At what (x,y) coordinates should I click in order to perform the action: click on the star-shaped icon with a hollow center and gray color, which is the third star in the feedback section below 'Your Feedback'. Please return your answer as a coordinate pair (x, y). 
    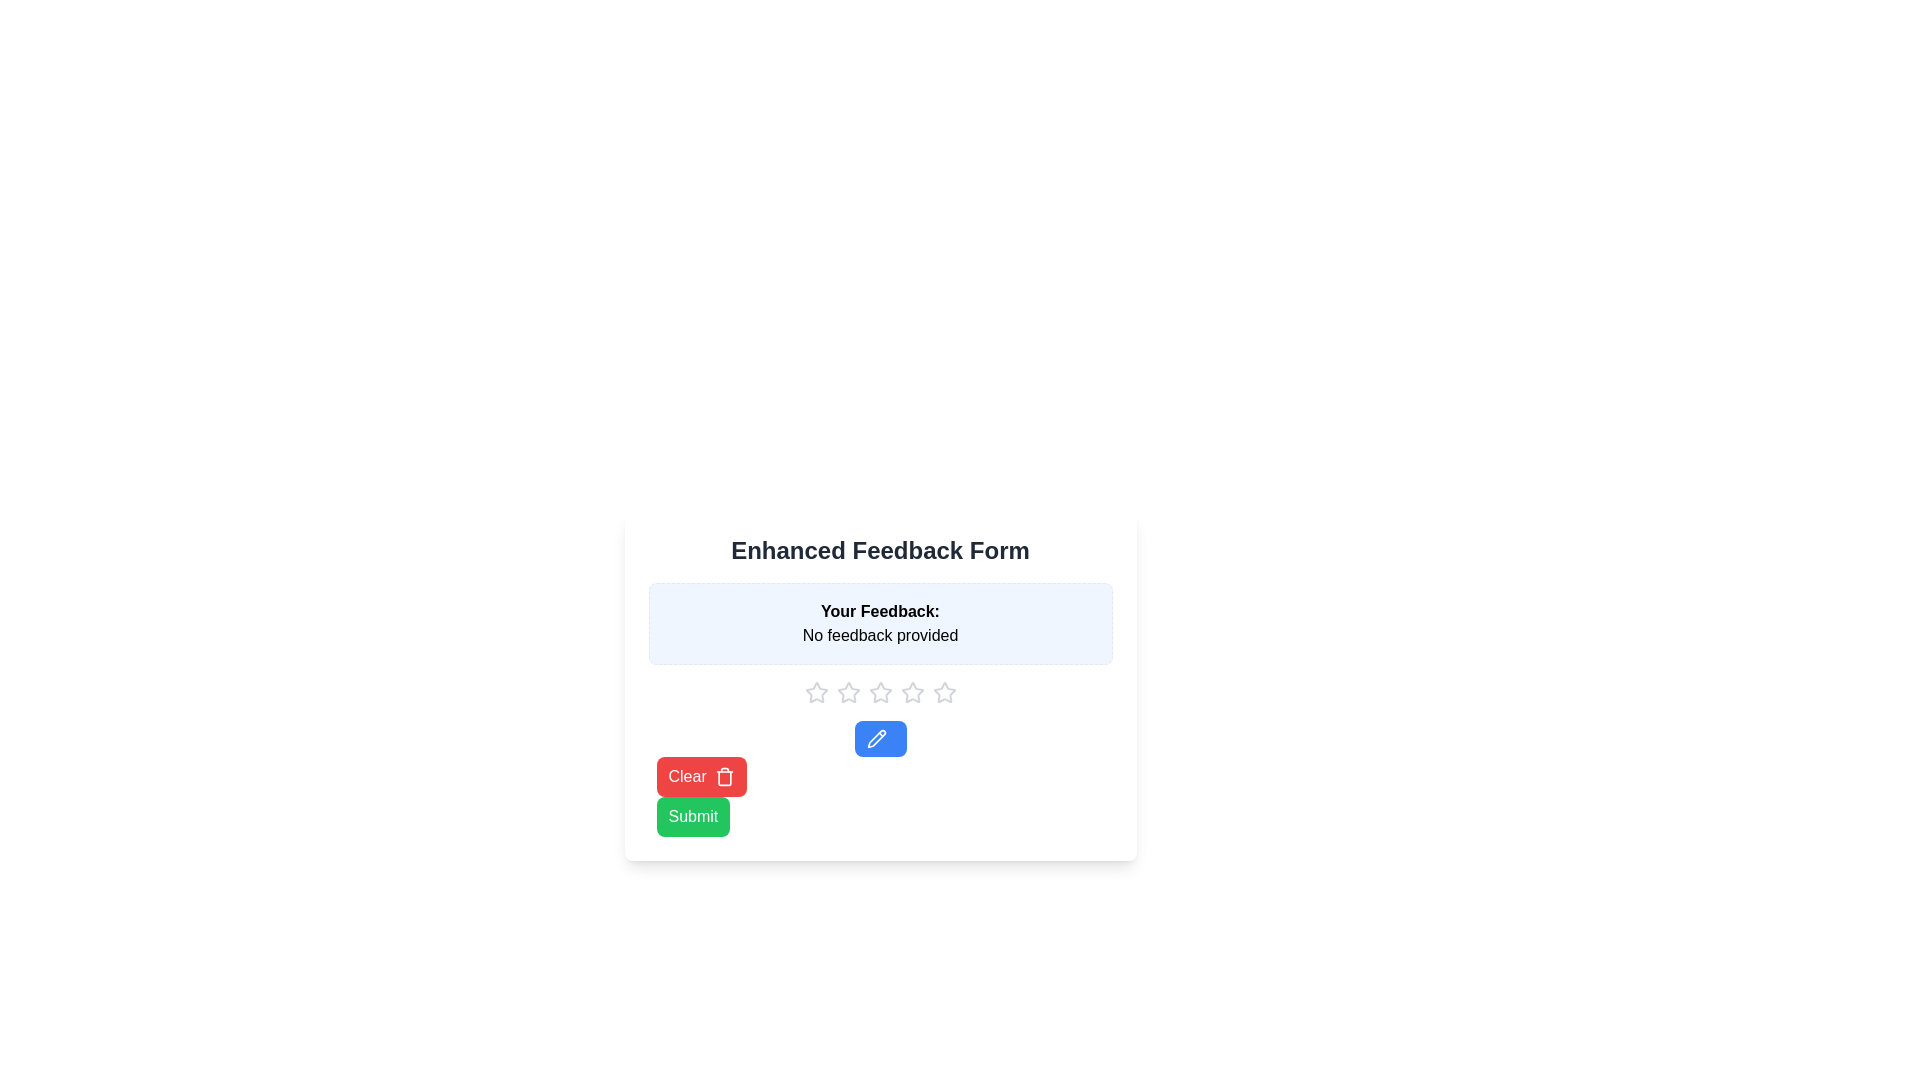
    Looking at the image, I should click on (848, 692).